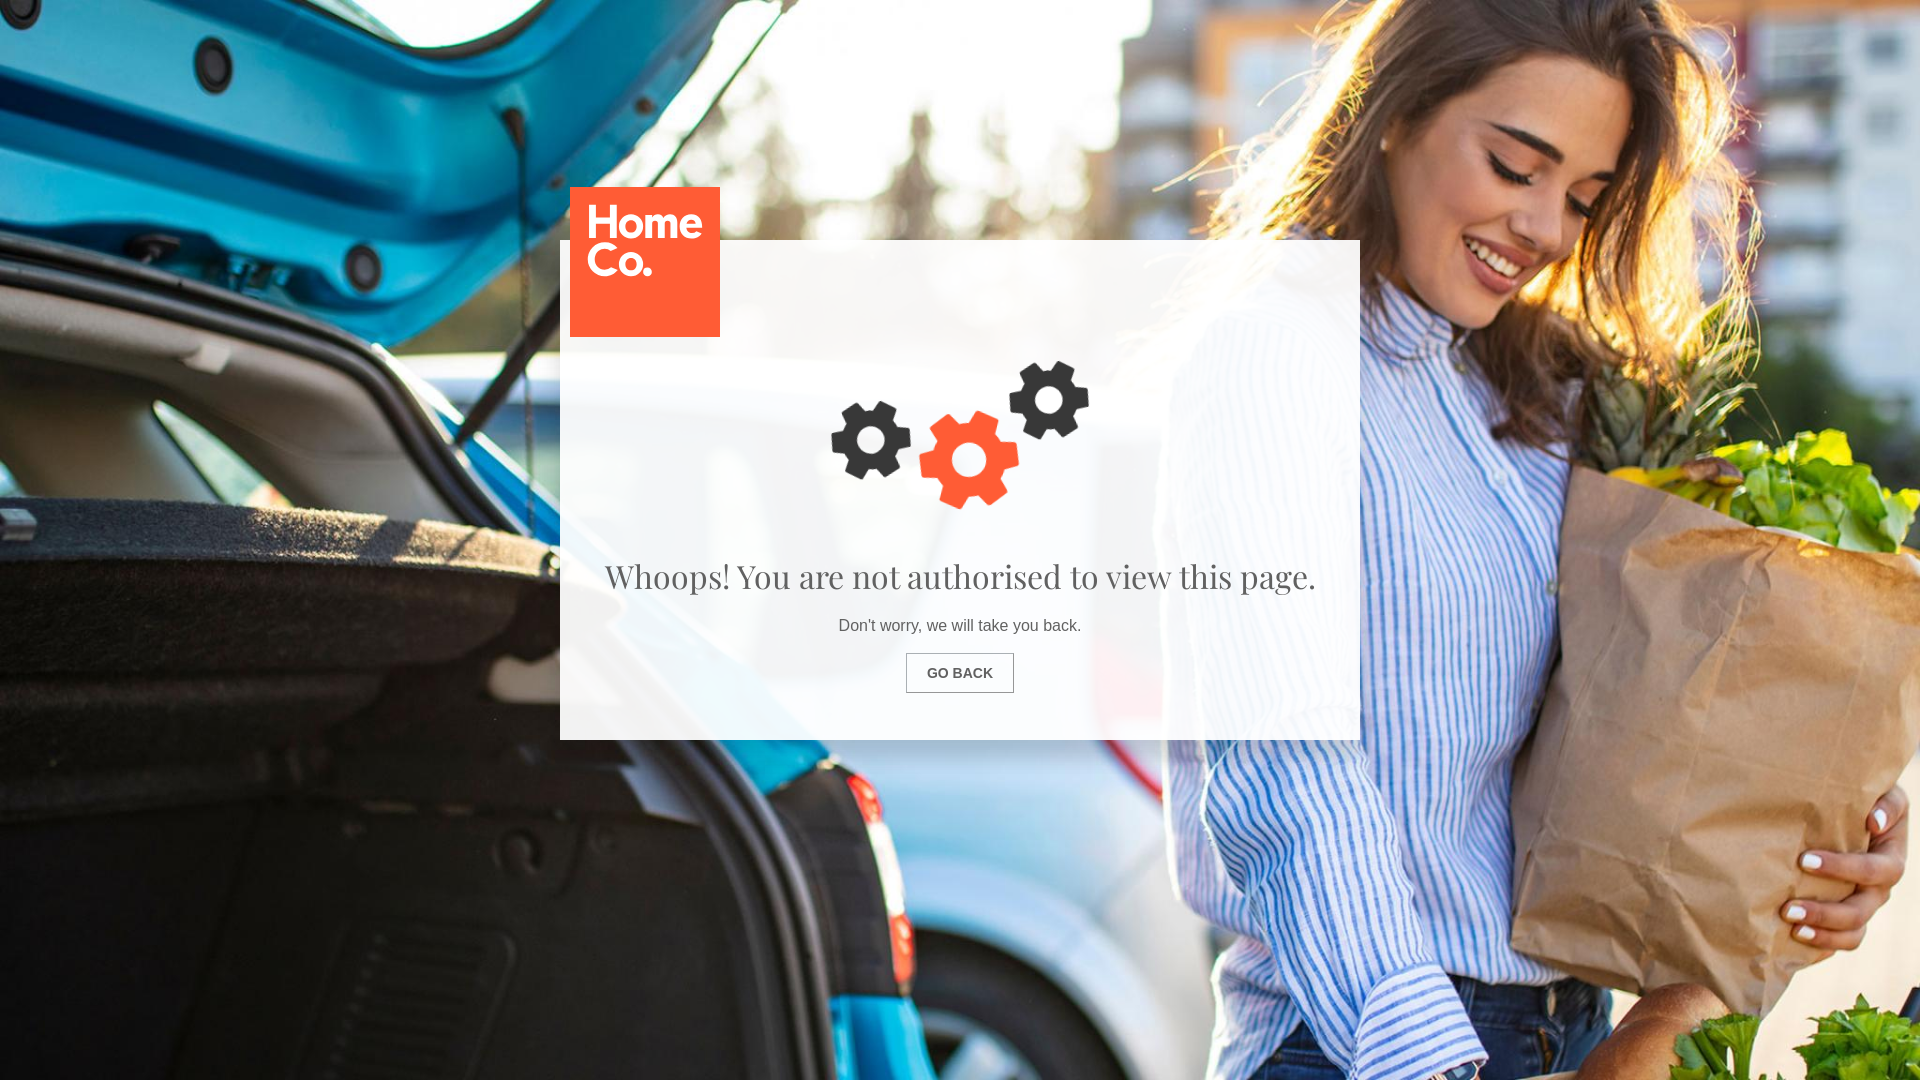 The height and width of the screenshot is (1080, 1920). I want to click on 'GO BACK', so click(960, 672).